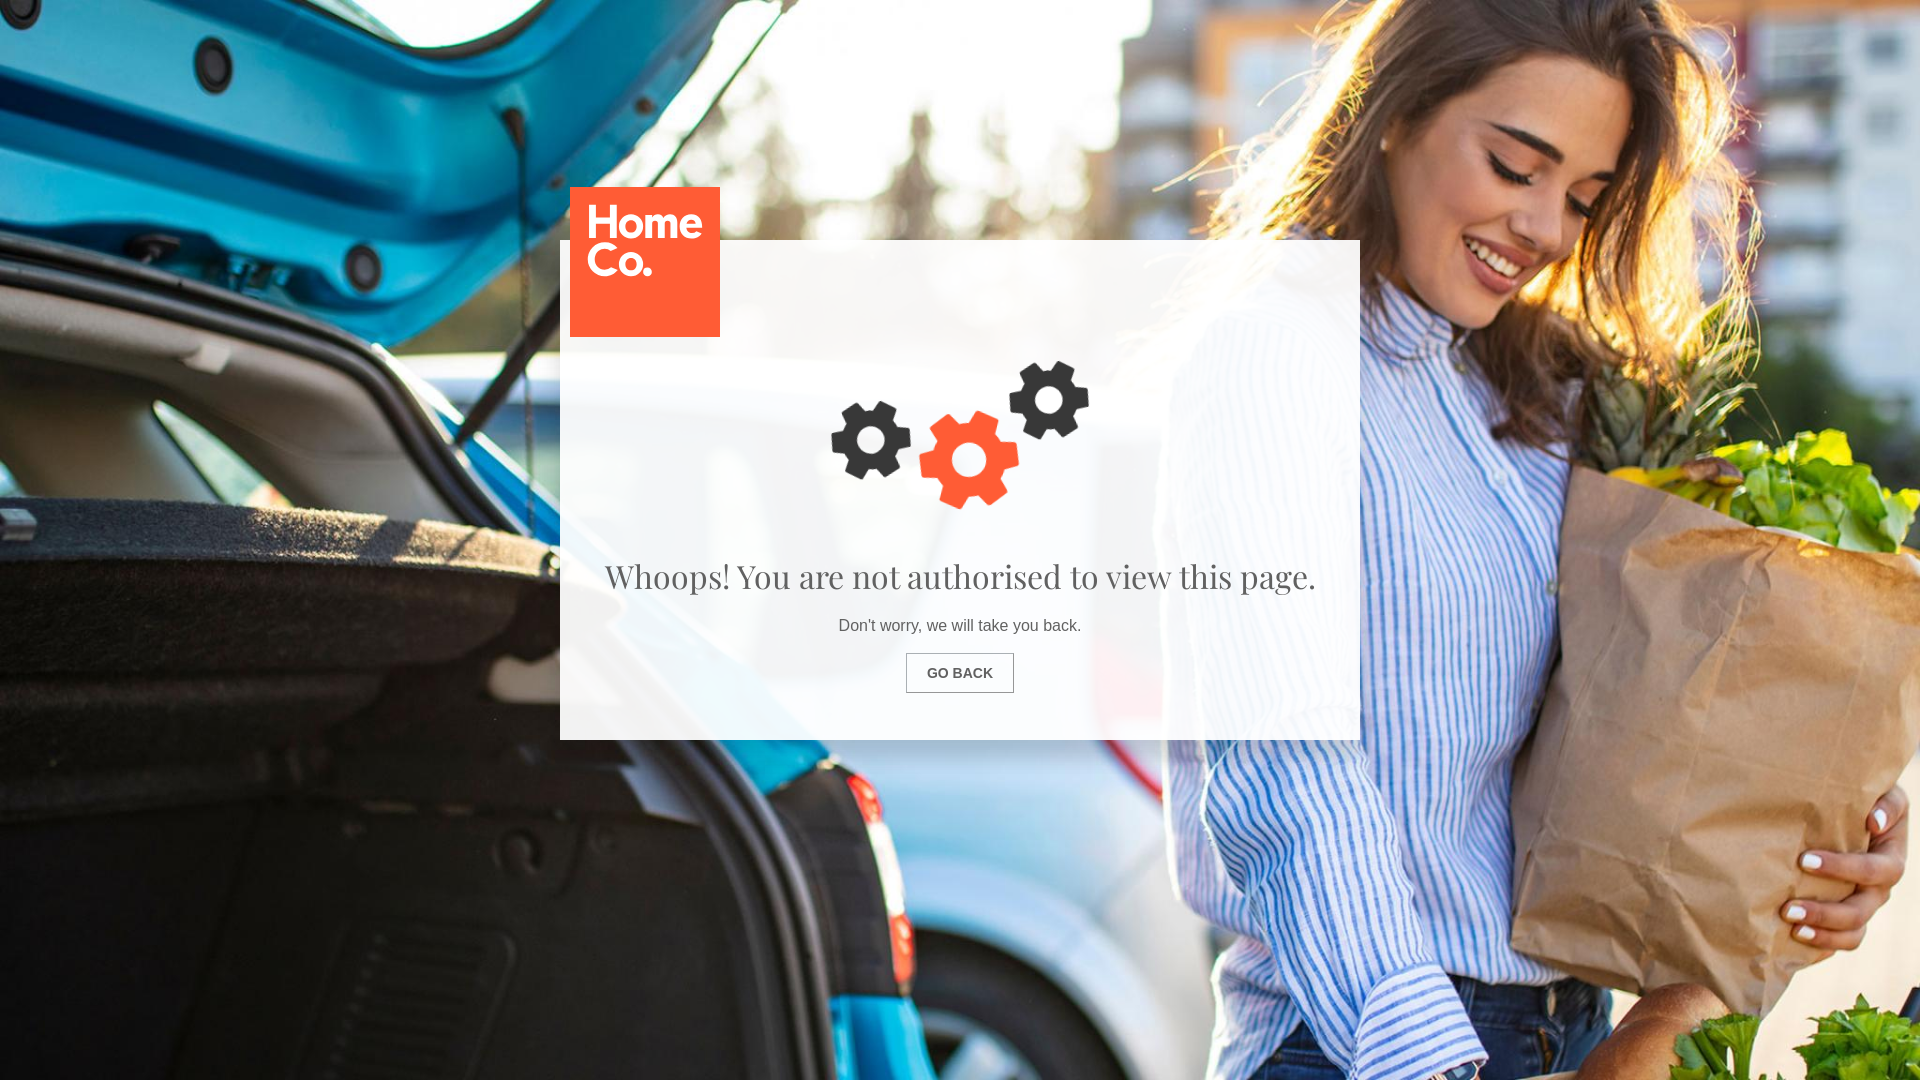 The height and width of the screenshot is (1080, 1920). I want to click on 'GO BACK', so click(960, 672).